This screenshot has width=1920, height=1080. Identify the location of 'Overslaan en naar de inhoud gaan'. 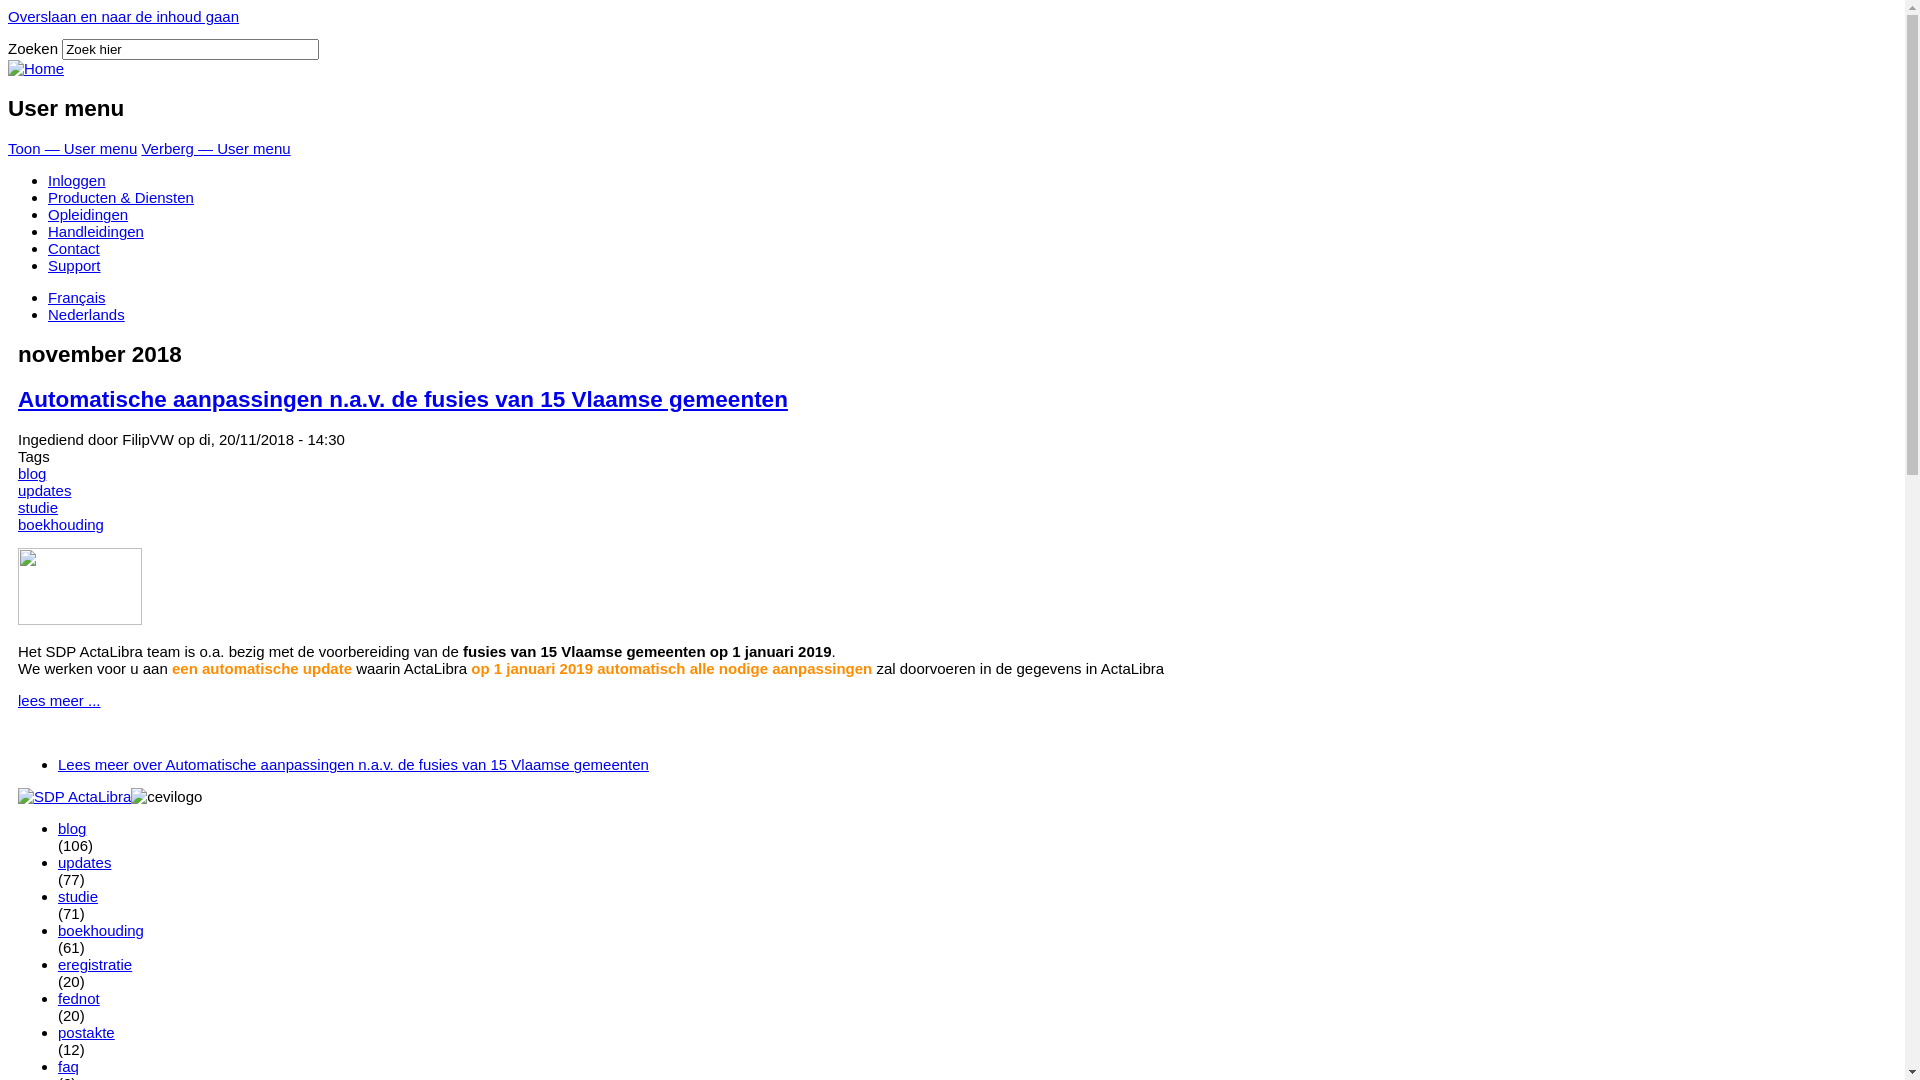
(122, 16).